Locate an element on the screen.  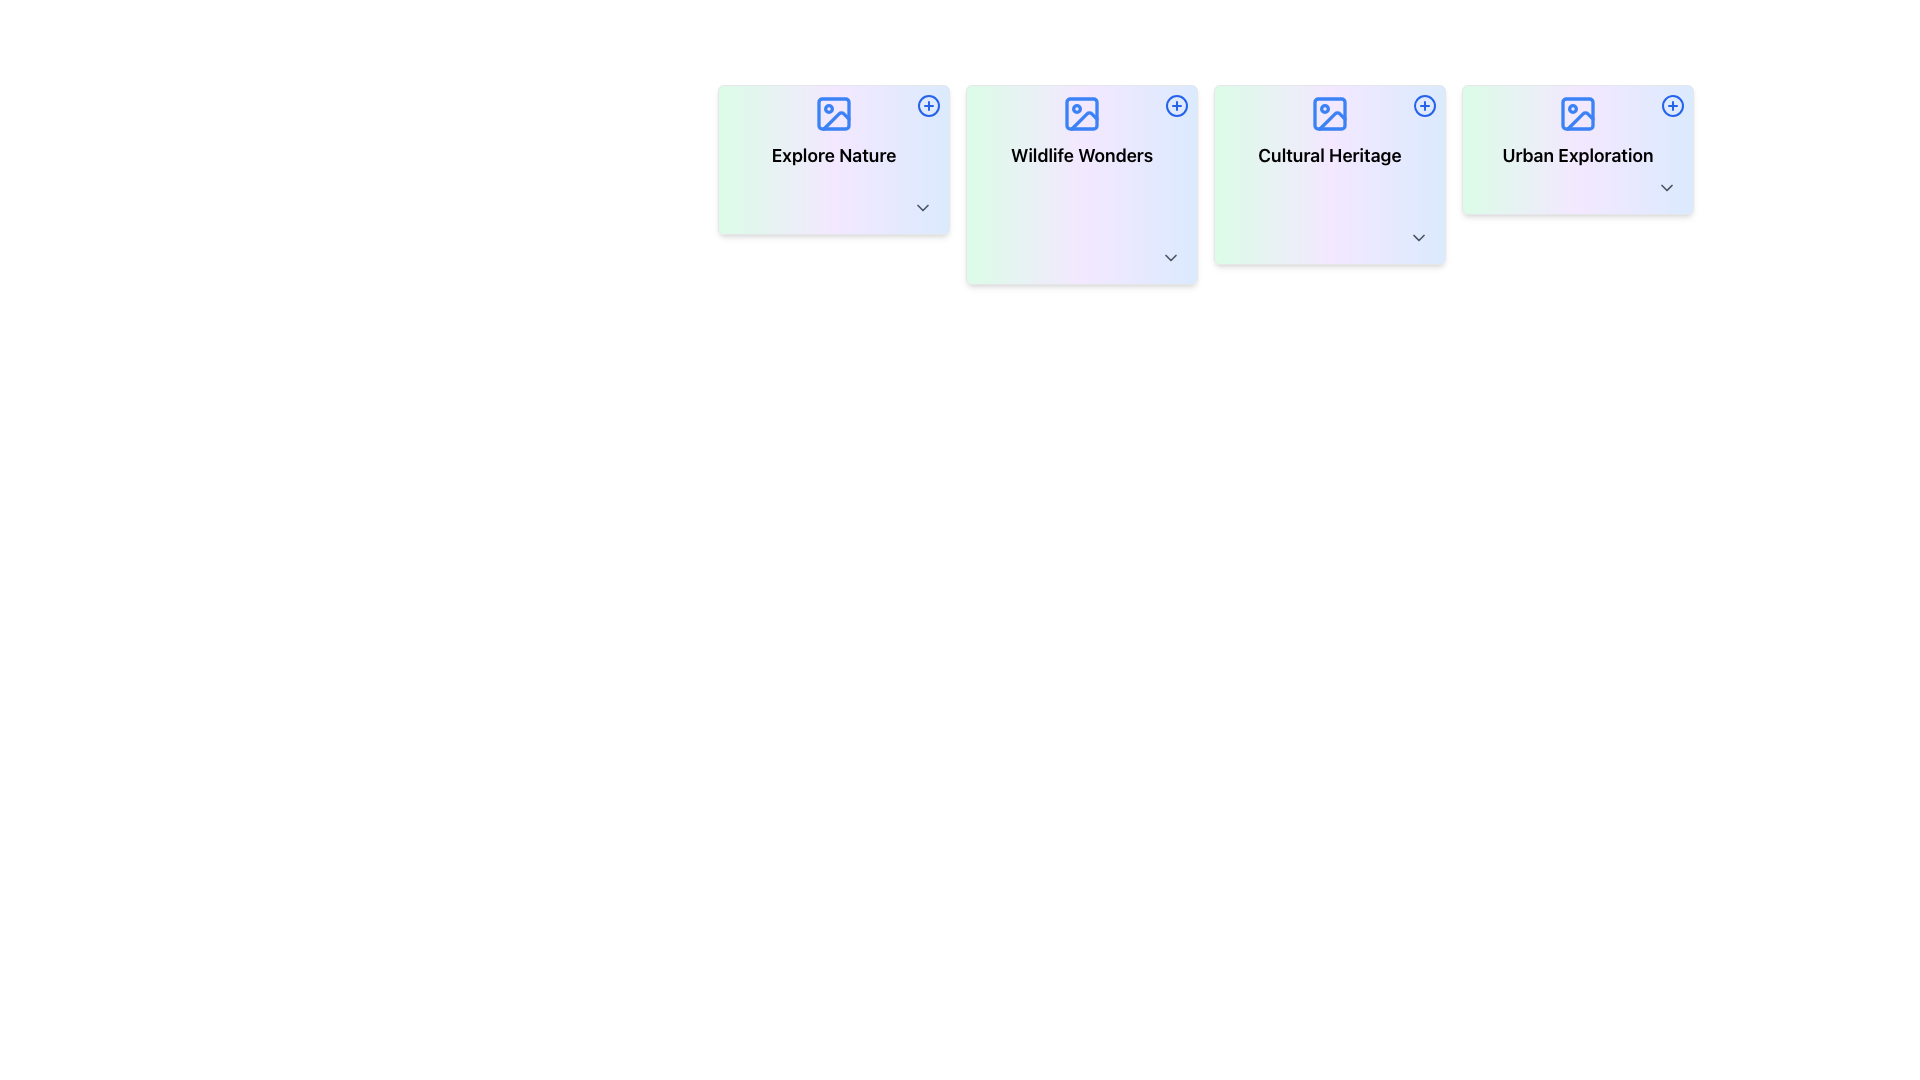
Decorative SVG shape located in the top-left corner of the icon depicting a picture frame within the 'Cultural Heritage' card, which is the third card from the left is located at coordinates (1329, 114).